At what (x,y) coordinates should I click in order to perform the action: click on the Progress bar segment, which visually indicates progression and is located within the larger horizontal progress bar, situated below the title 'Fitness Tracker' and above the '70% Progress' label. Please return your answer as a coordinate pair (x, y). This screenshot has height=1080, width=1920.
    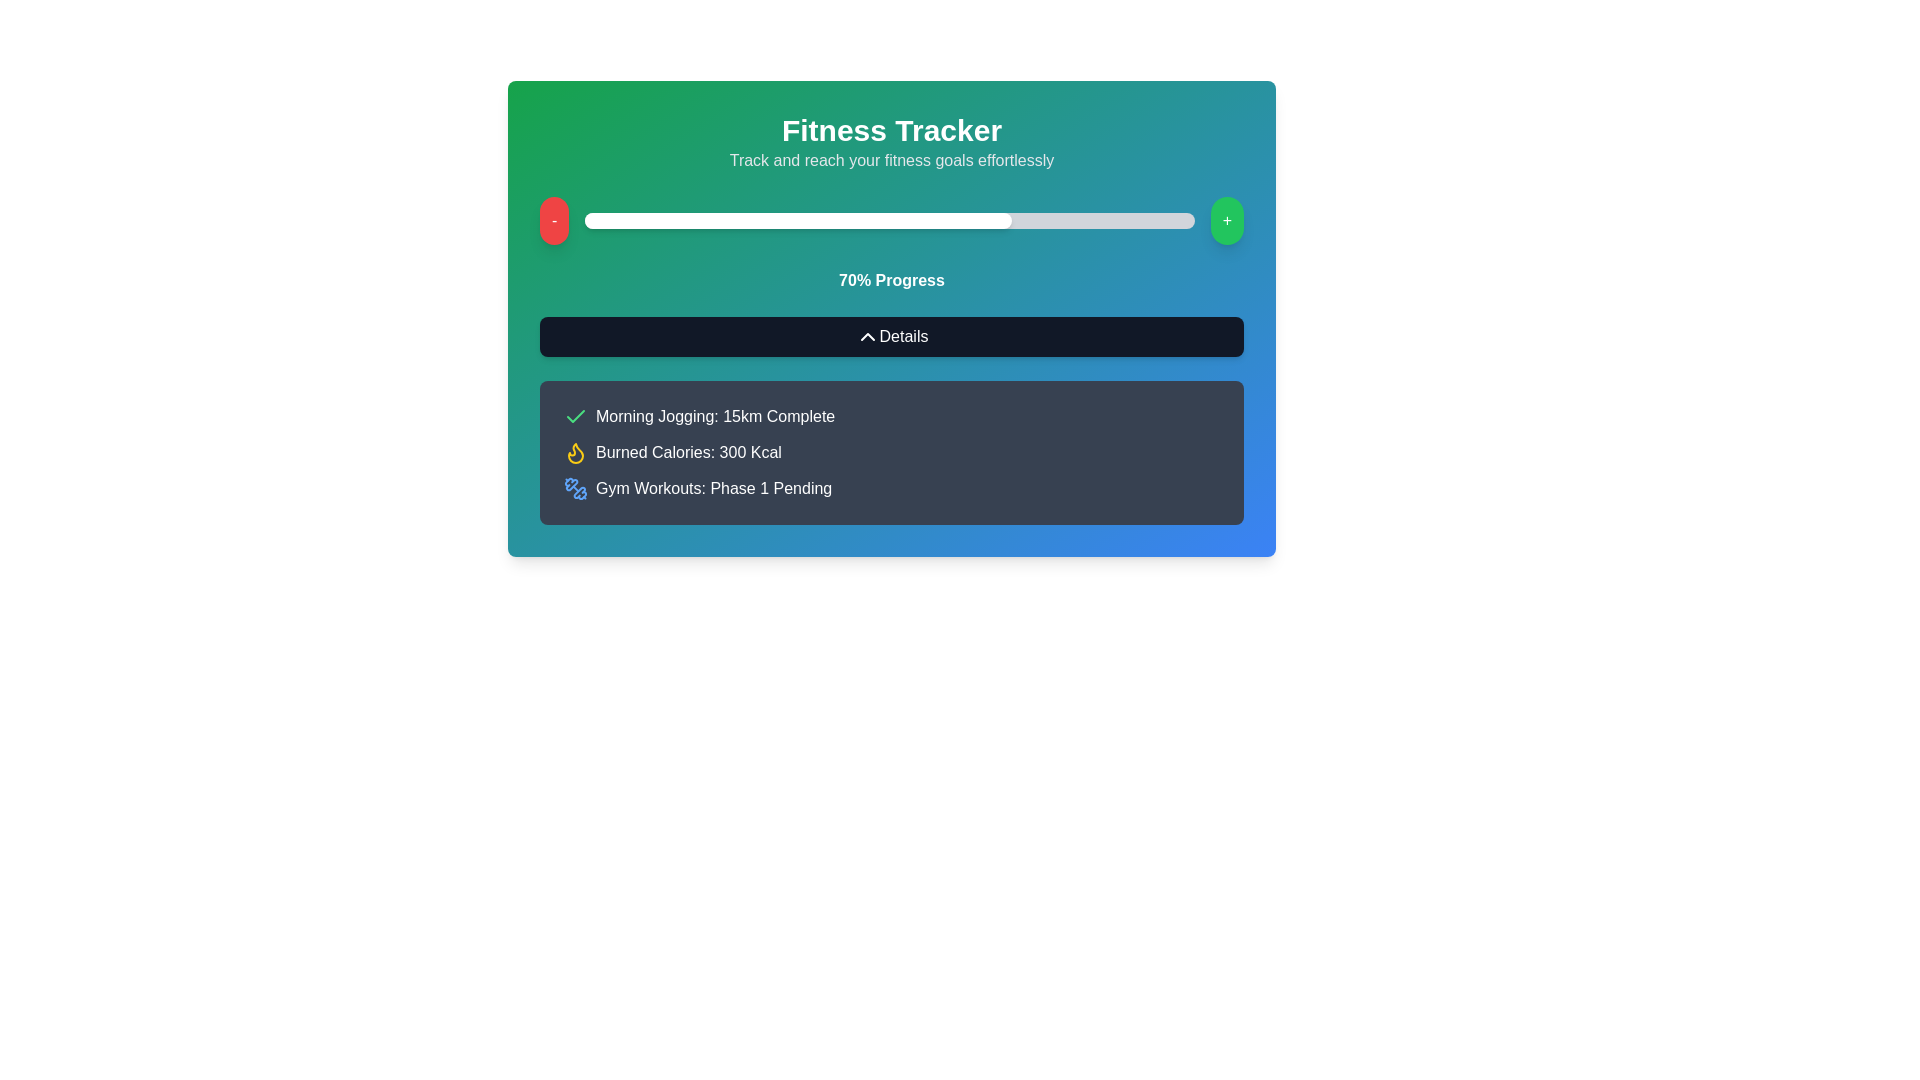
    Looking at the image, I should click on (797, 220).